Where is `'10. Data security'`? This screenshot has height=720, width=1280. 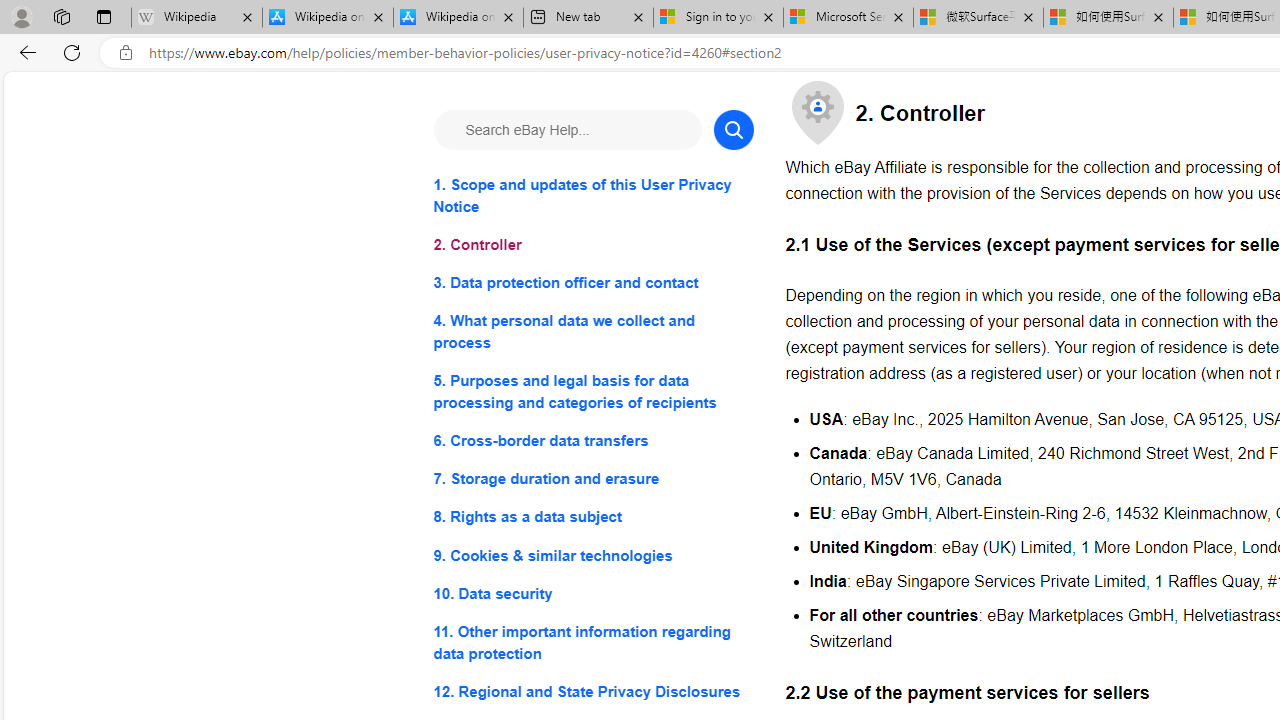 '10. Data security' is located at coordinates (592, 592).